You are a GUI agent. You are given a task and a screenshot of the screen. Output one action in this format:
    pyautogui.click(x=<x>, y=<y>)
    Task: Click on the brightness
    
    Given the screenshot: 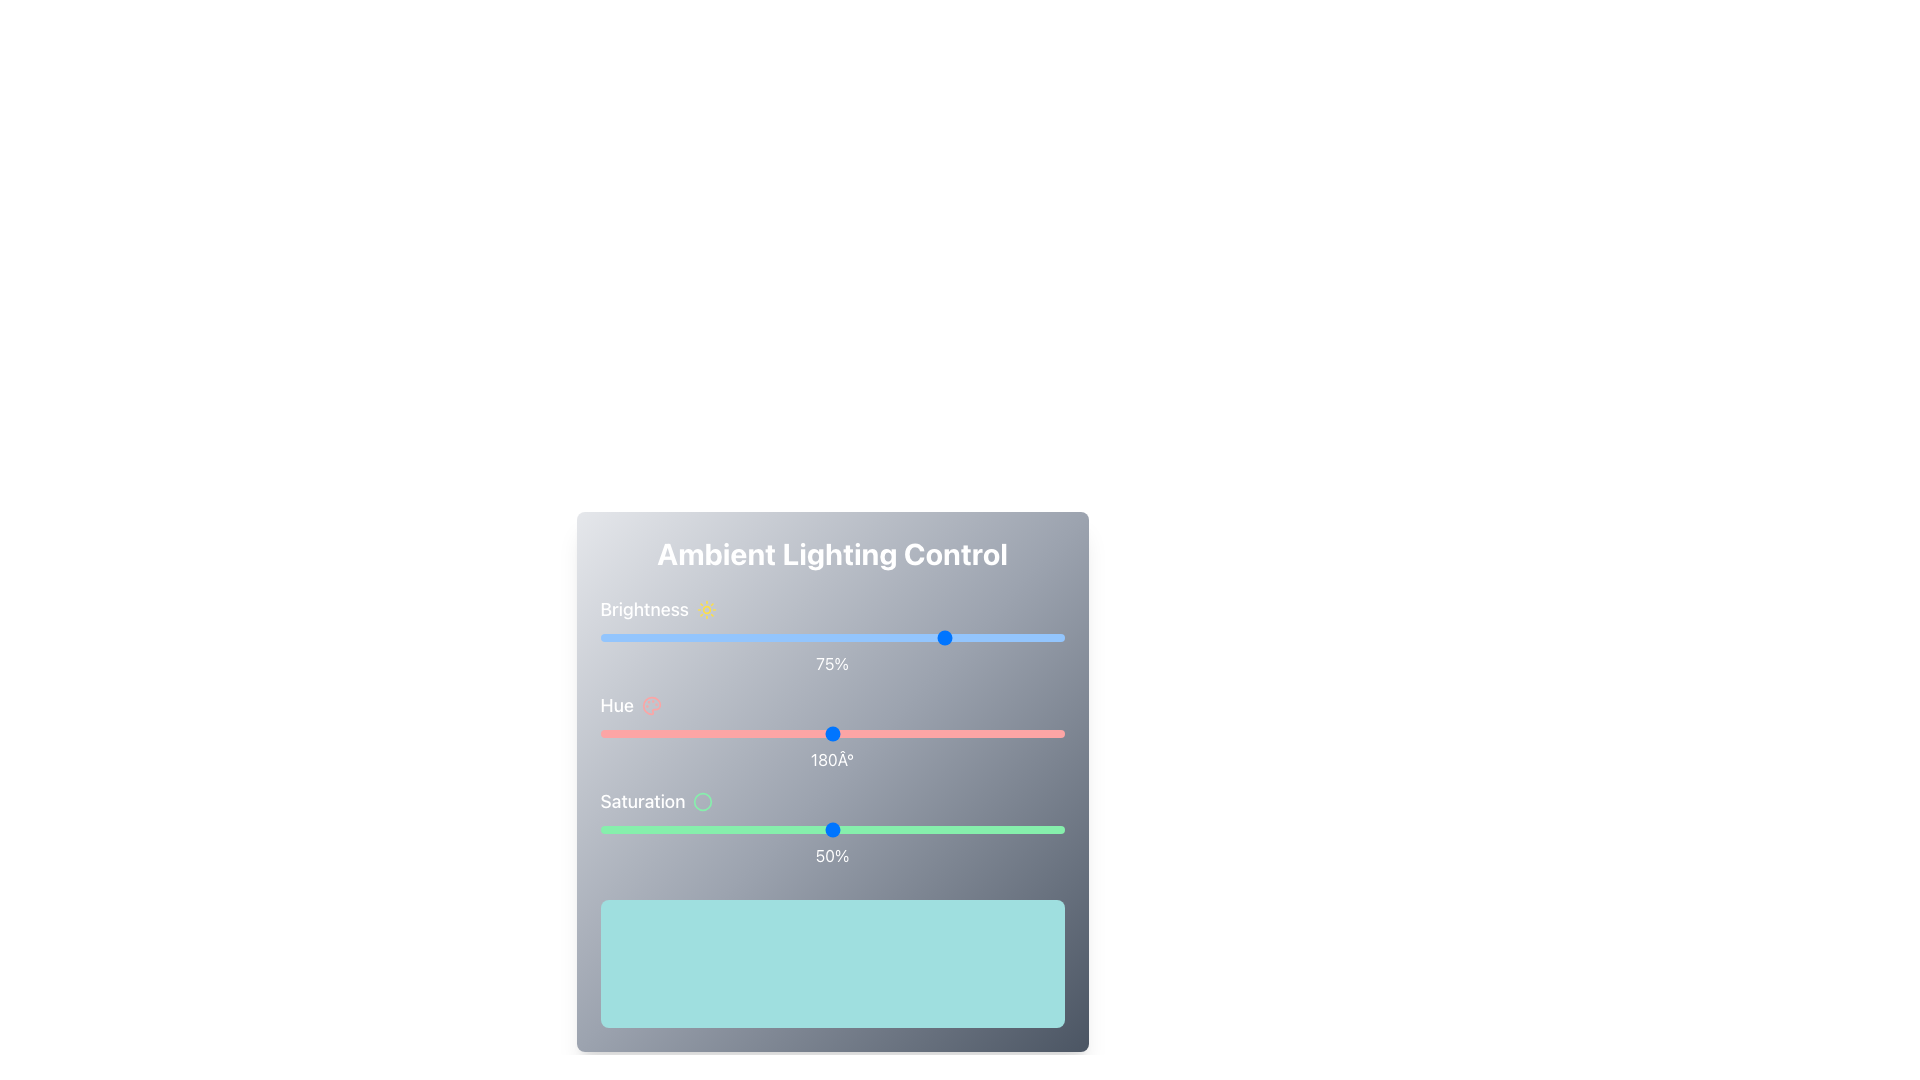 What is the action you would take?
    pyautogui.click(x=636, y=637)
    